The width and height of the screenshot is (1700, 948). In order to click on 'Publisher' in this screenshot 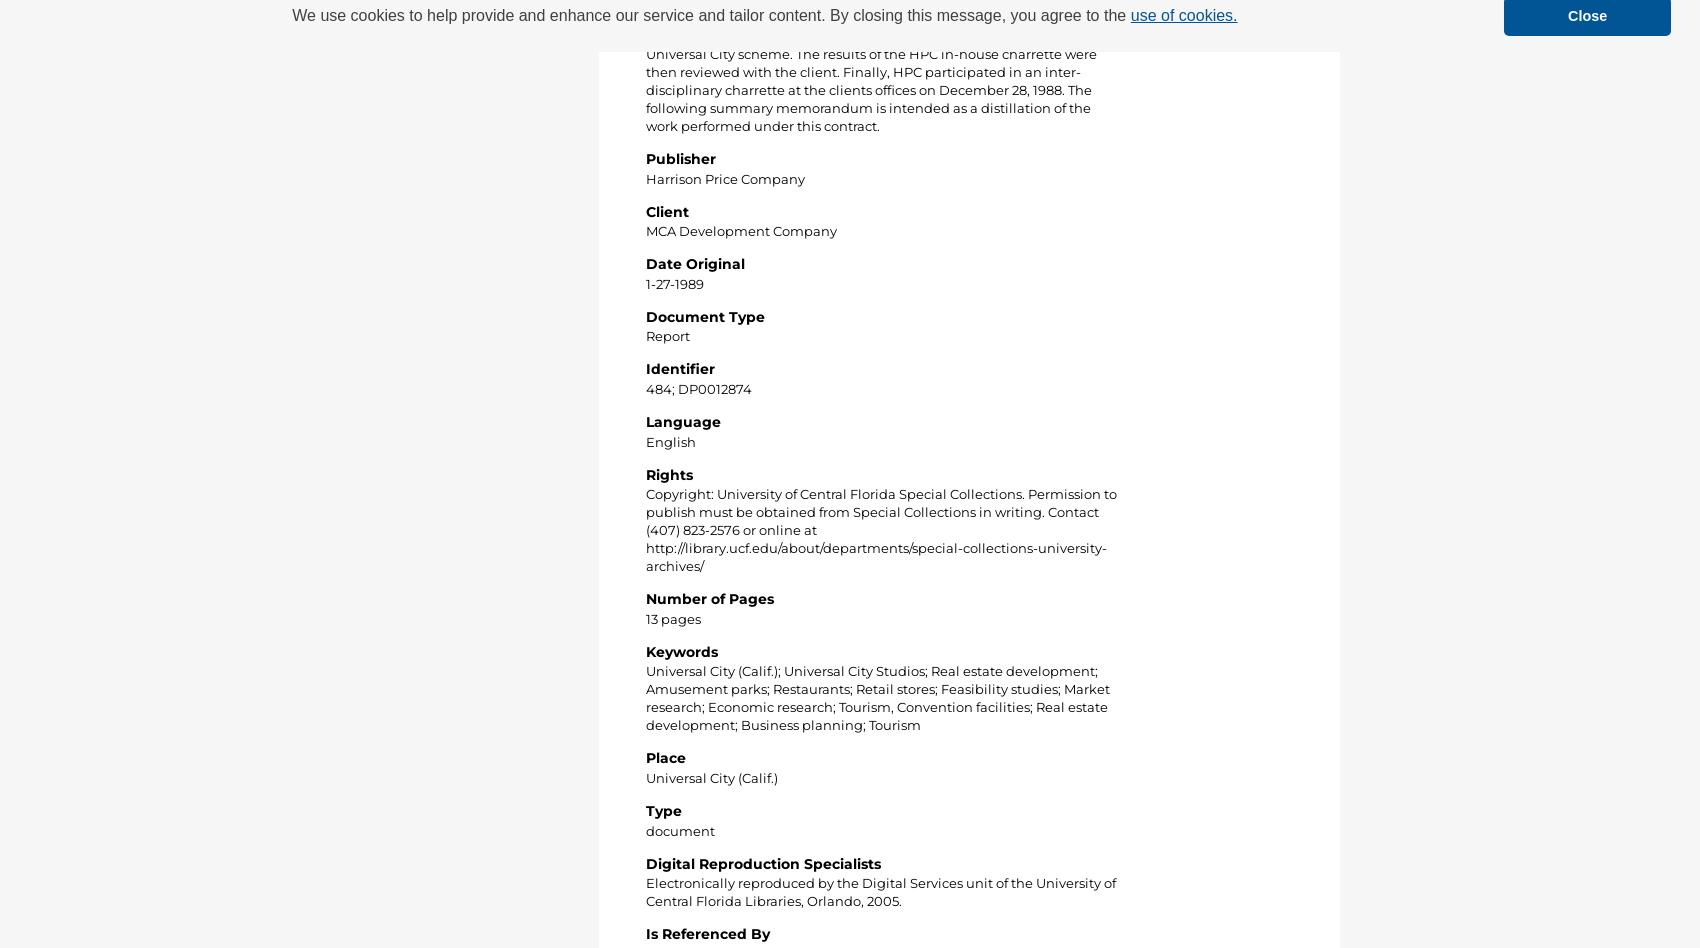, I will do `click(646, 157)`.